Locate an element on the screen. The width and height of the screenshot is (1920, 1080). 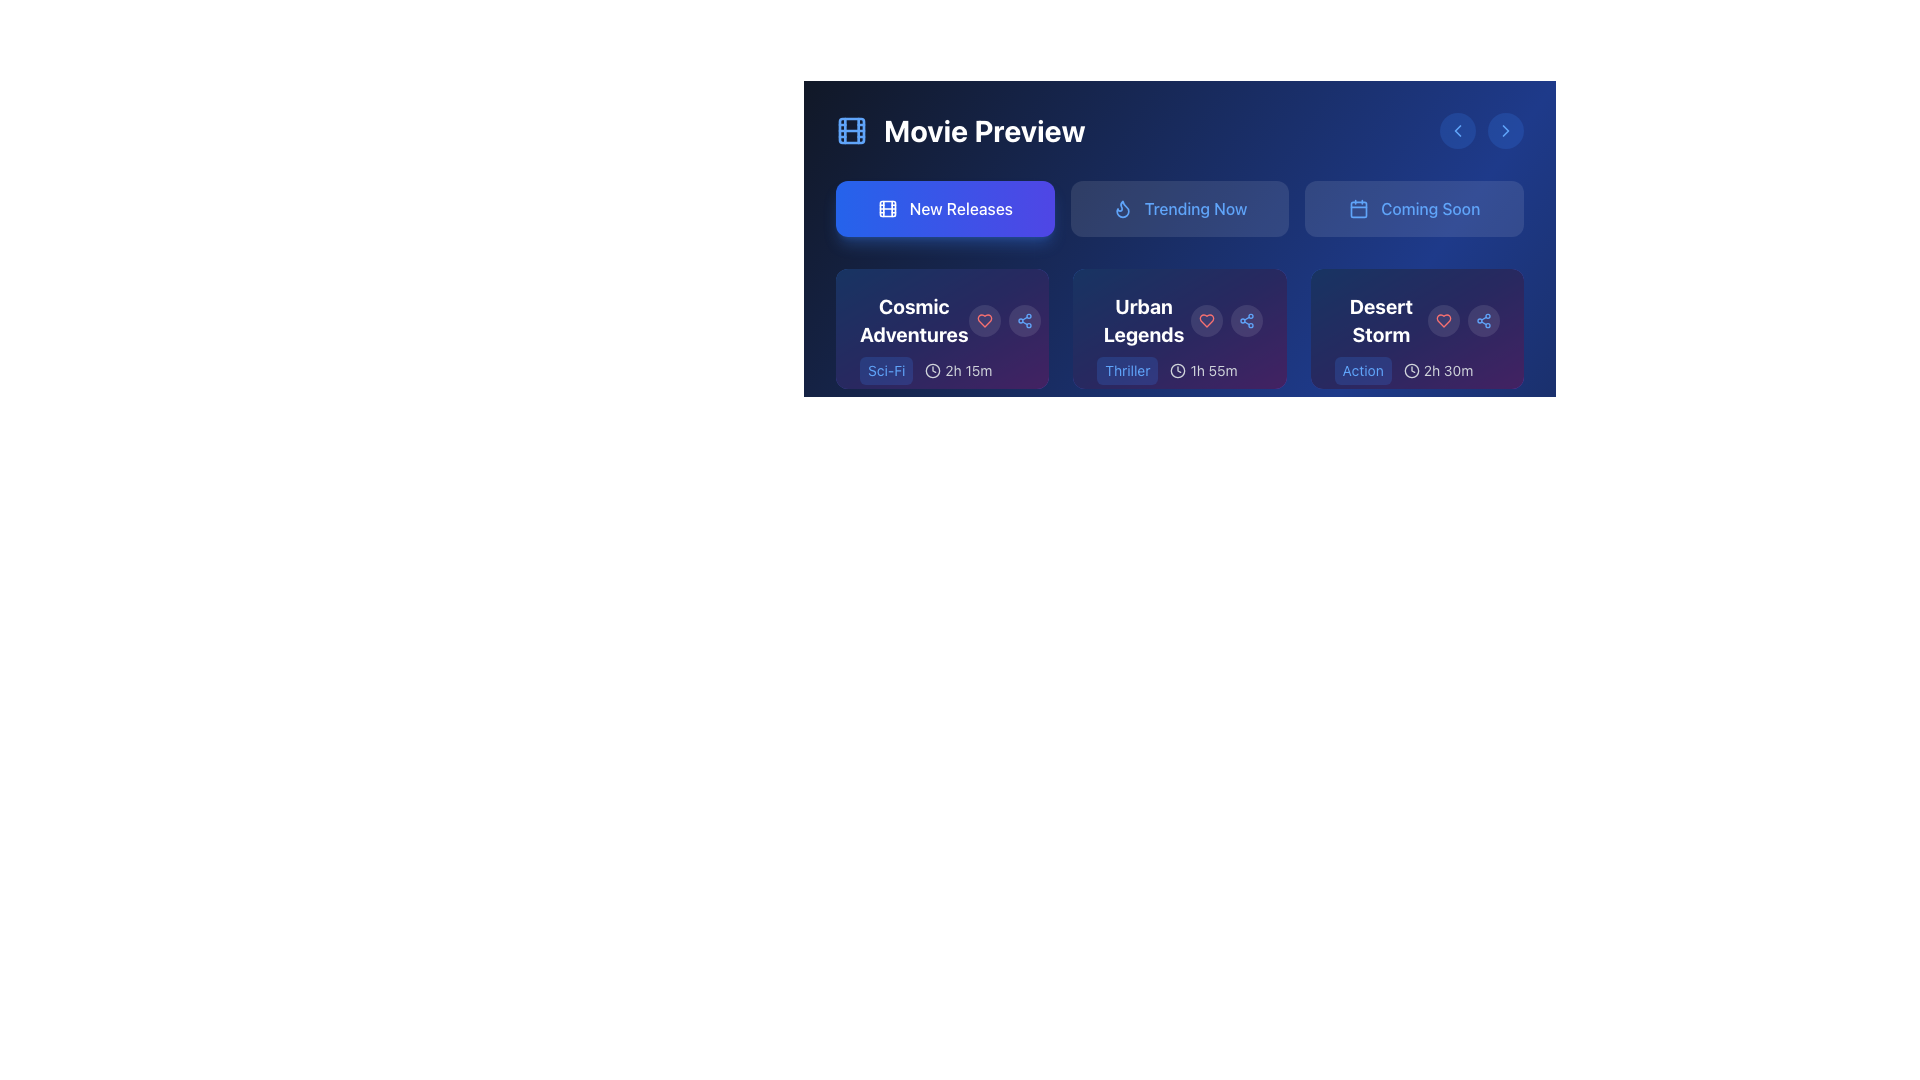
the clock icon located in the 'Urban Legends' section under the 'Thriller' tag, which is positioned to the left of the text '1h 55m' is located at coordinates (1178, 370).